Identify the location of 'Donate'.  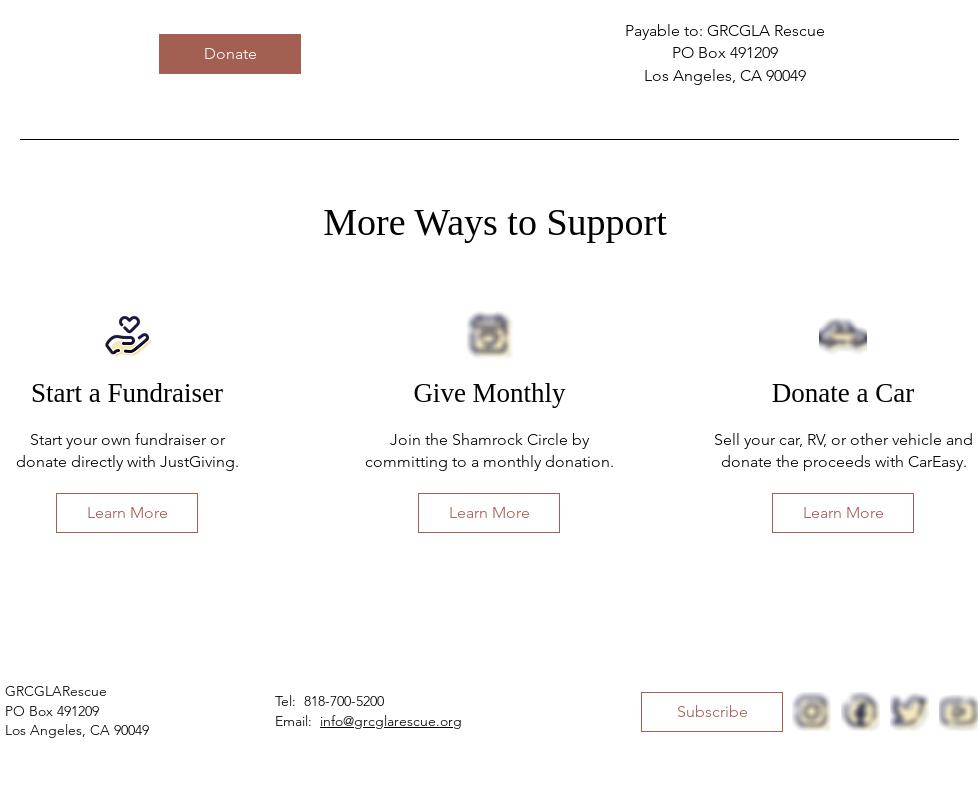
(229, 52).